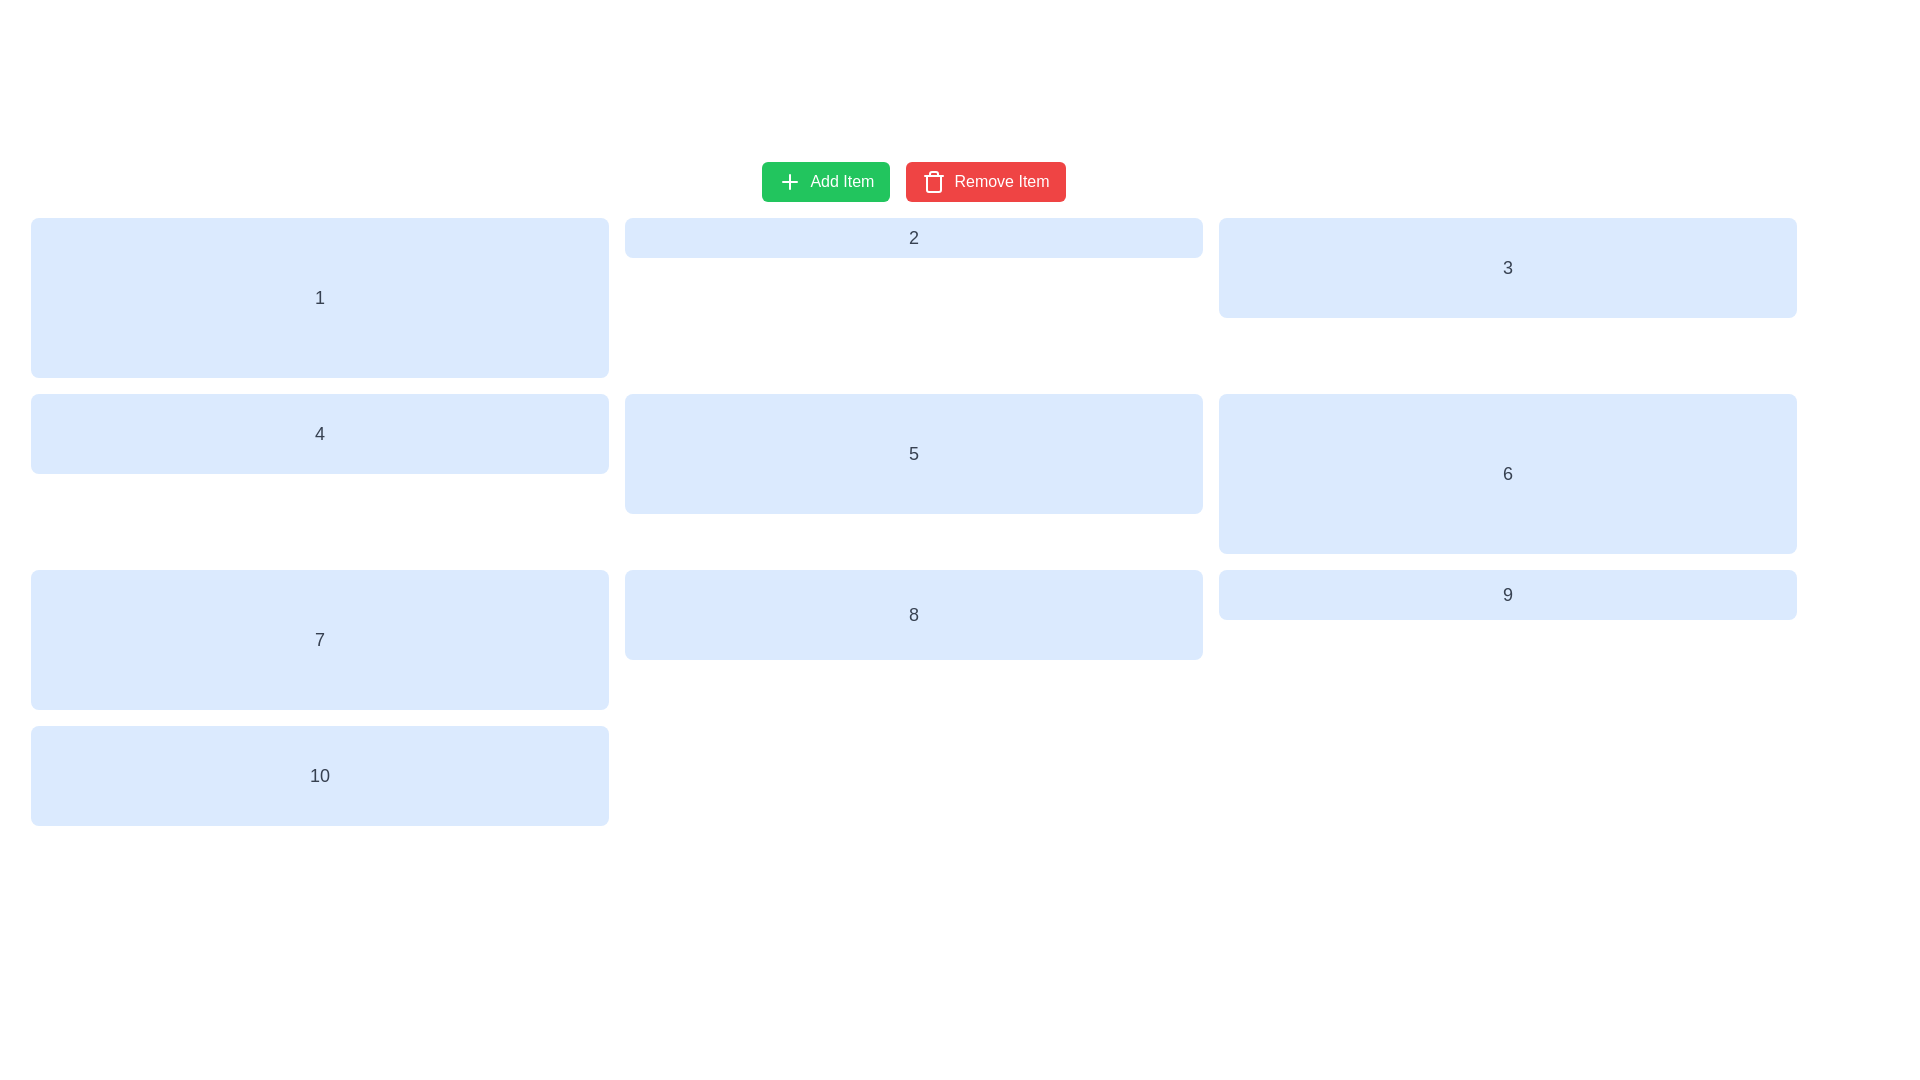  Describe the element at coordinates (1507, 474) in the screenshot. I see `the numeral '6' displayed in a large, bold font within a light blue rectangular block, located in the fifth block of the grid layout` at that location.